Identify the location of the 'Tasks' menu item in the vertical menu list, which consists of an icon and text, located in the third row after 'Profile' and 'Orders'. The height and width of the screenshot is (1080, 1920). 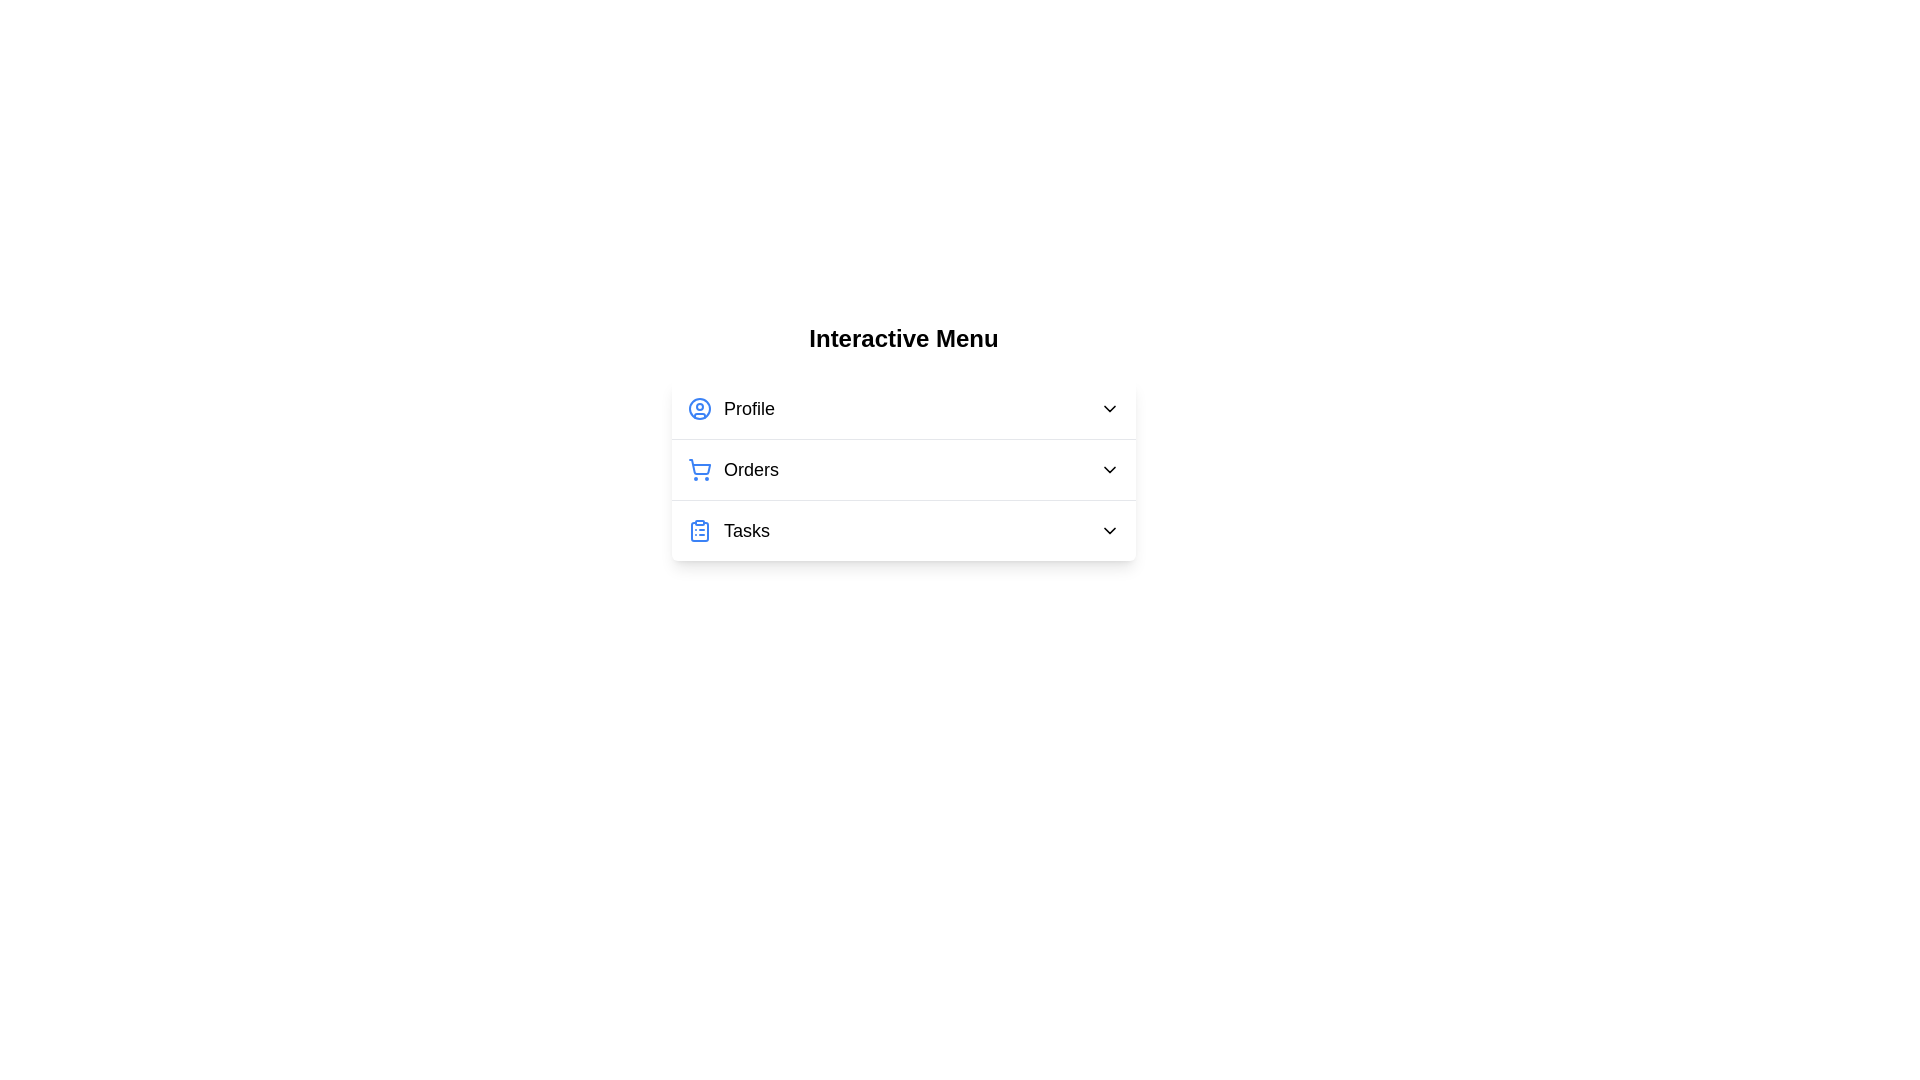
(728, 530).